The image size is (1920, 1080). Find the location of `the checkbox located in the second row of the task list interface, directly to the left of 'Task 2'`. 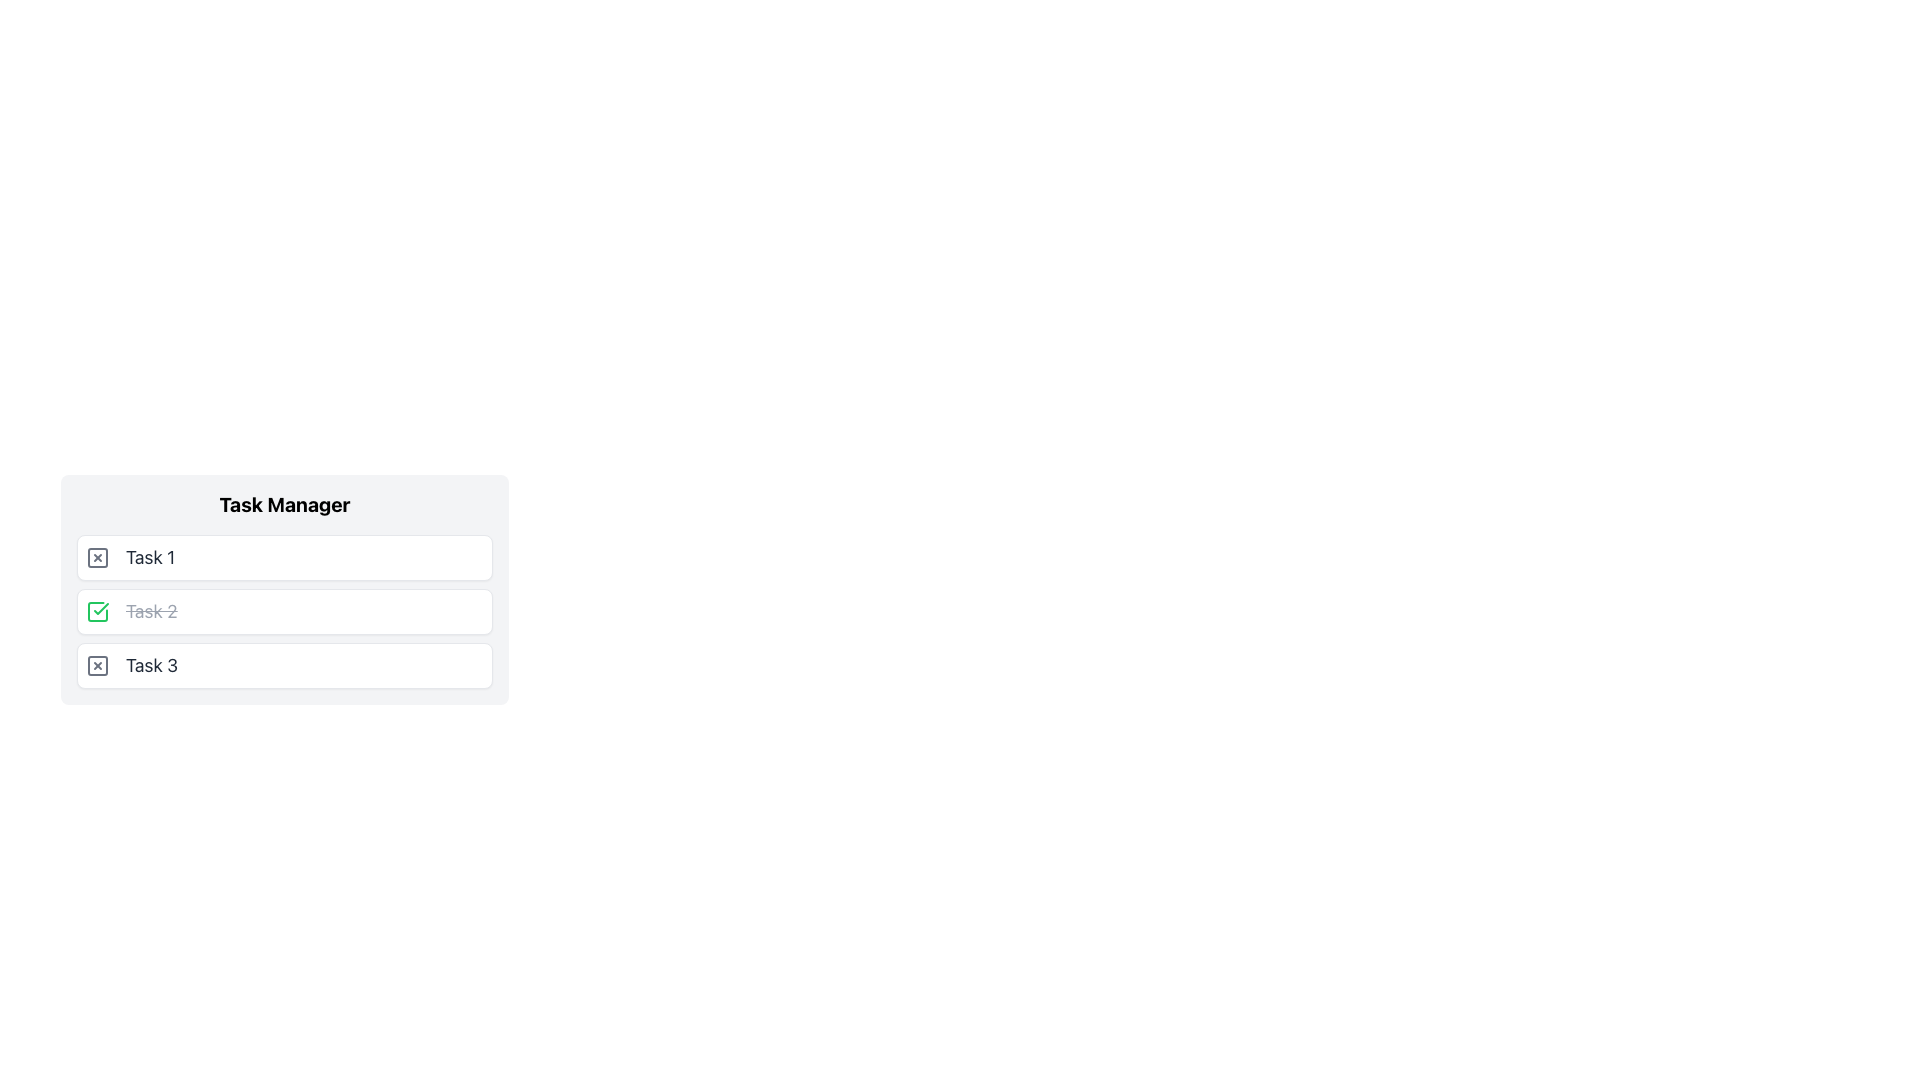

the checkbox located in the second row of the task list interface, directly to the left of 'Task 2' is located at coordinates (96, 611).